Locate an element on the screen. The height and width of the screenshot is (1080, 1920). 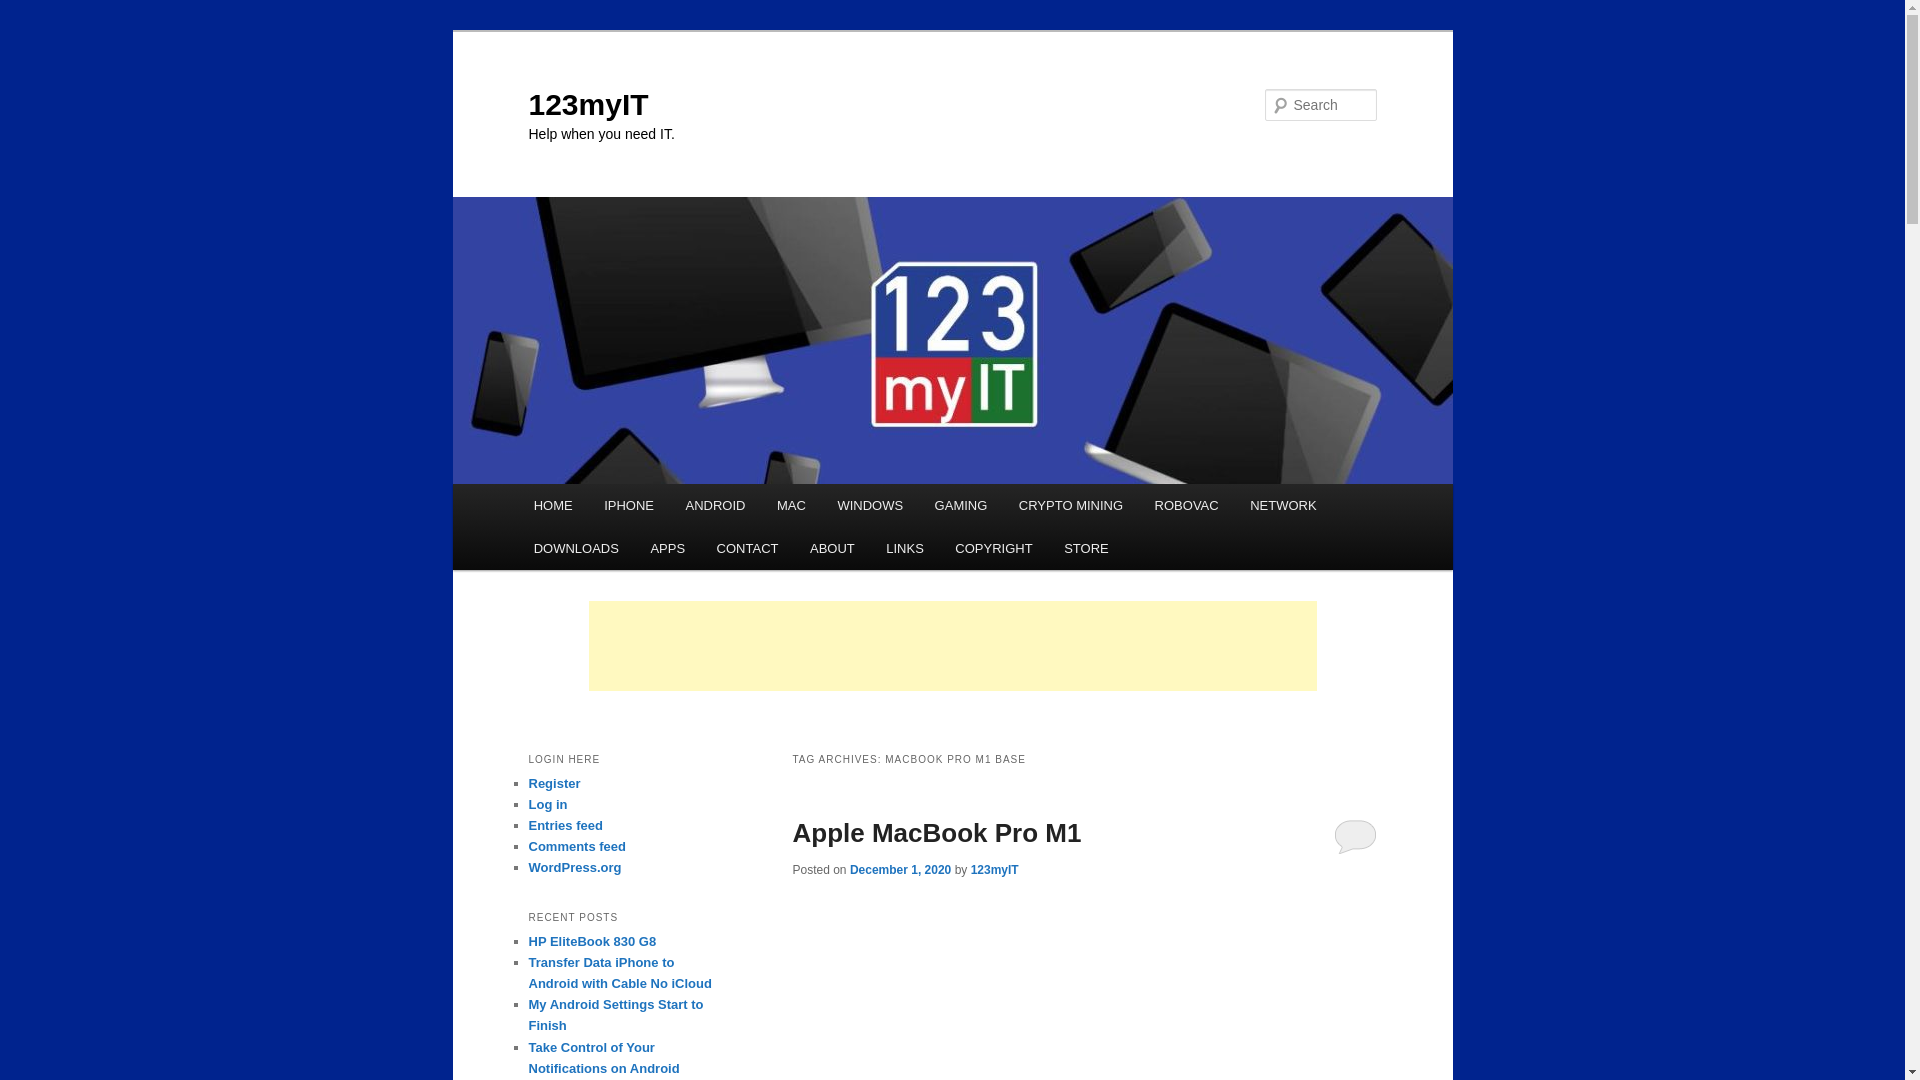
'My Android Settings Start to Finish' is located at coordinates (614, 1014).